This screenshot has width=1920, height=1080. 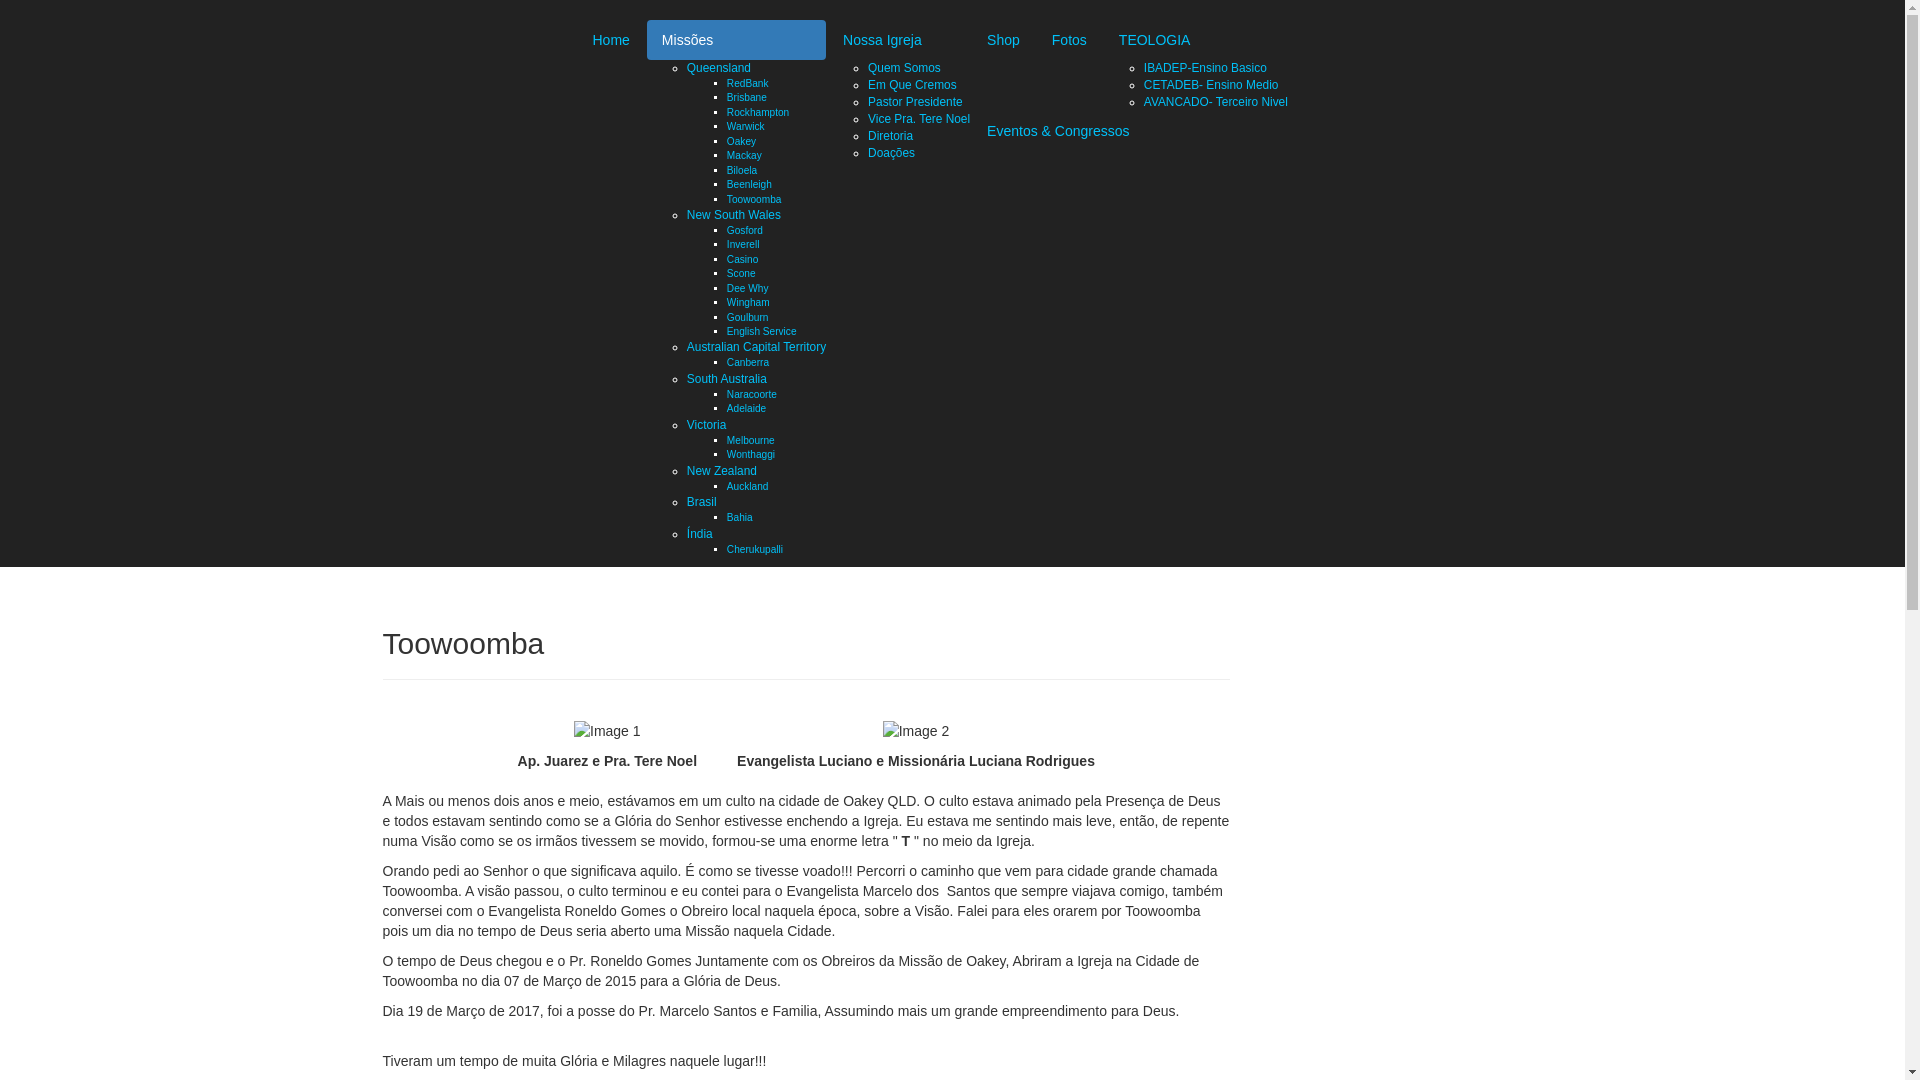 What do you see at coordinates (897, 39) in the screenshot?
I see `'Nossa Igreja'` at bounding box center [897, 39].